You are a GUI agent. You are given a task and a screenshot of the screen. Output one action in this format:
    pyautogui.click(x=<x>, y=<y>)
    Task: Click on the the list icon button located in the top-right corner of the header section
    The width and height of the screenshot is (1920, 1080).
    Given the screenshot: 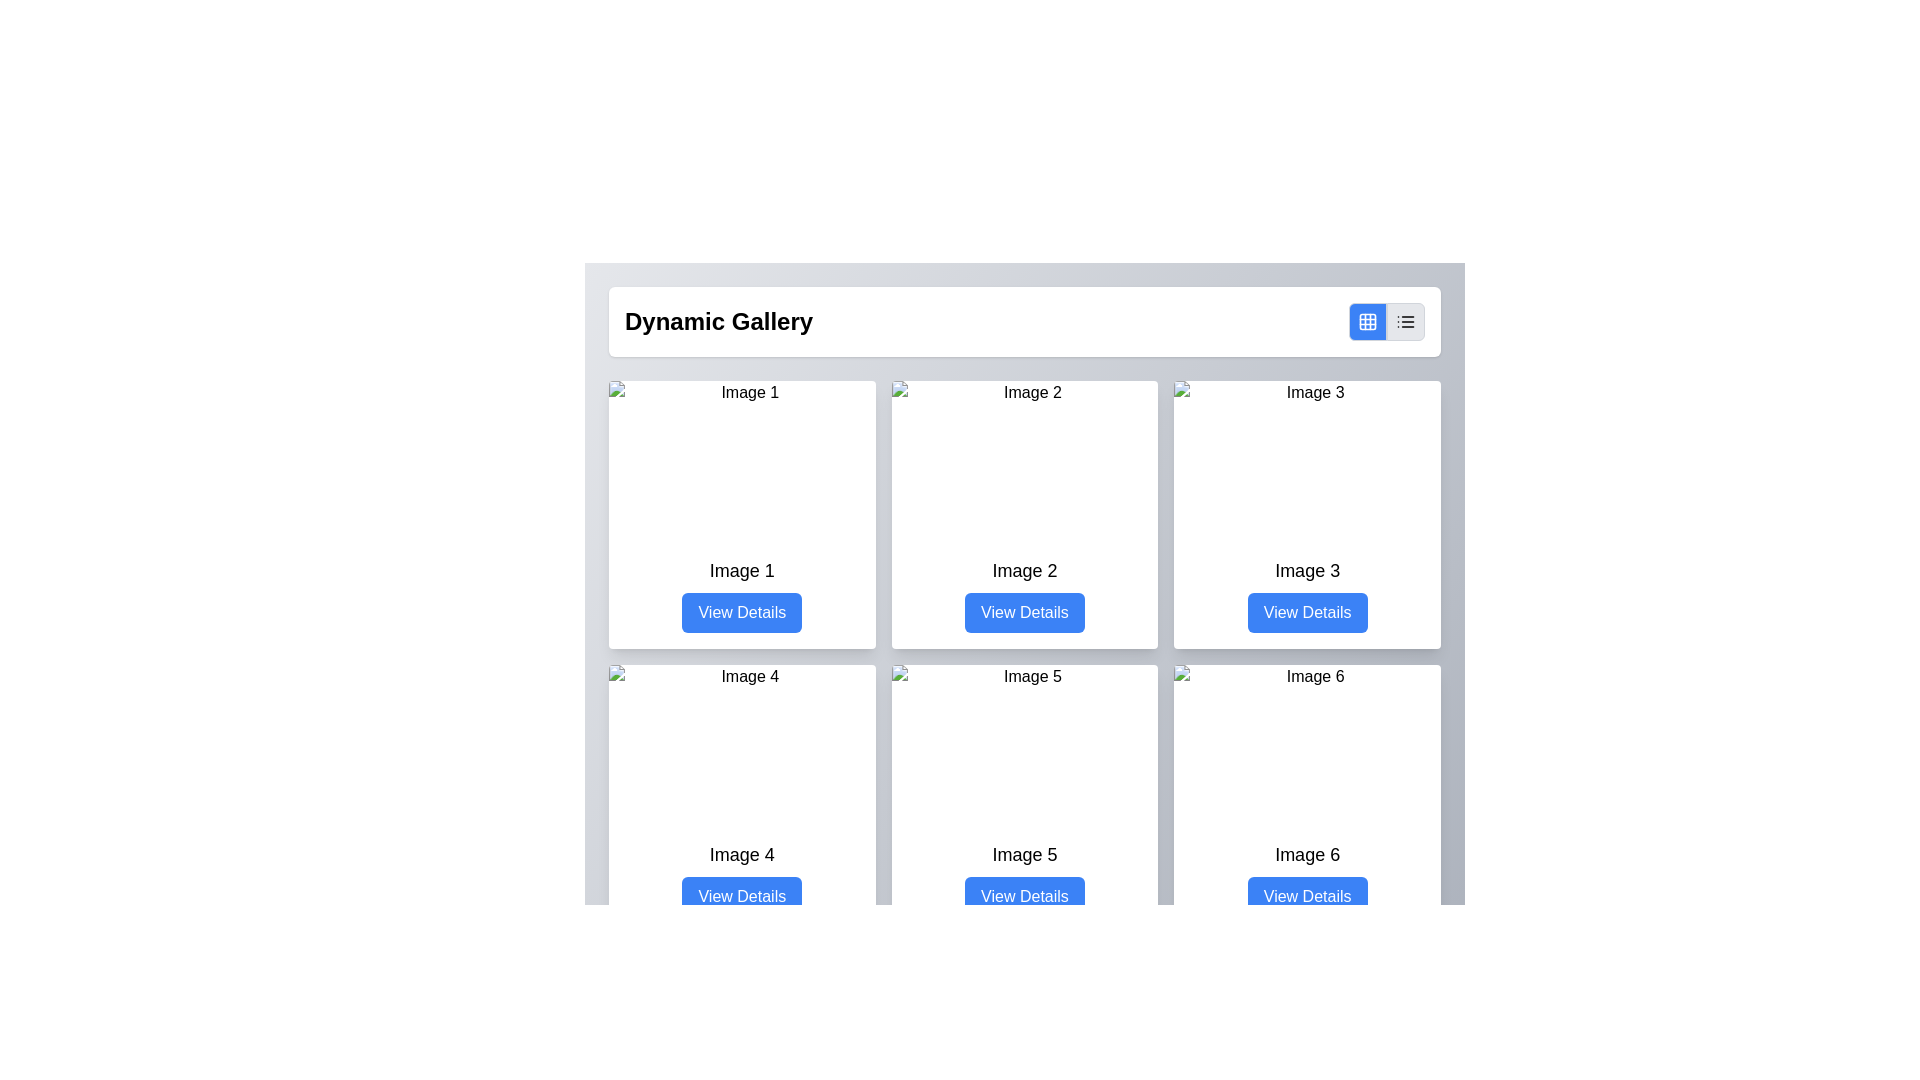 What is the action you would take?
    pyautogui.click(x=1405, y=320)
    